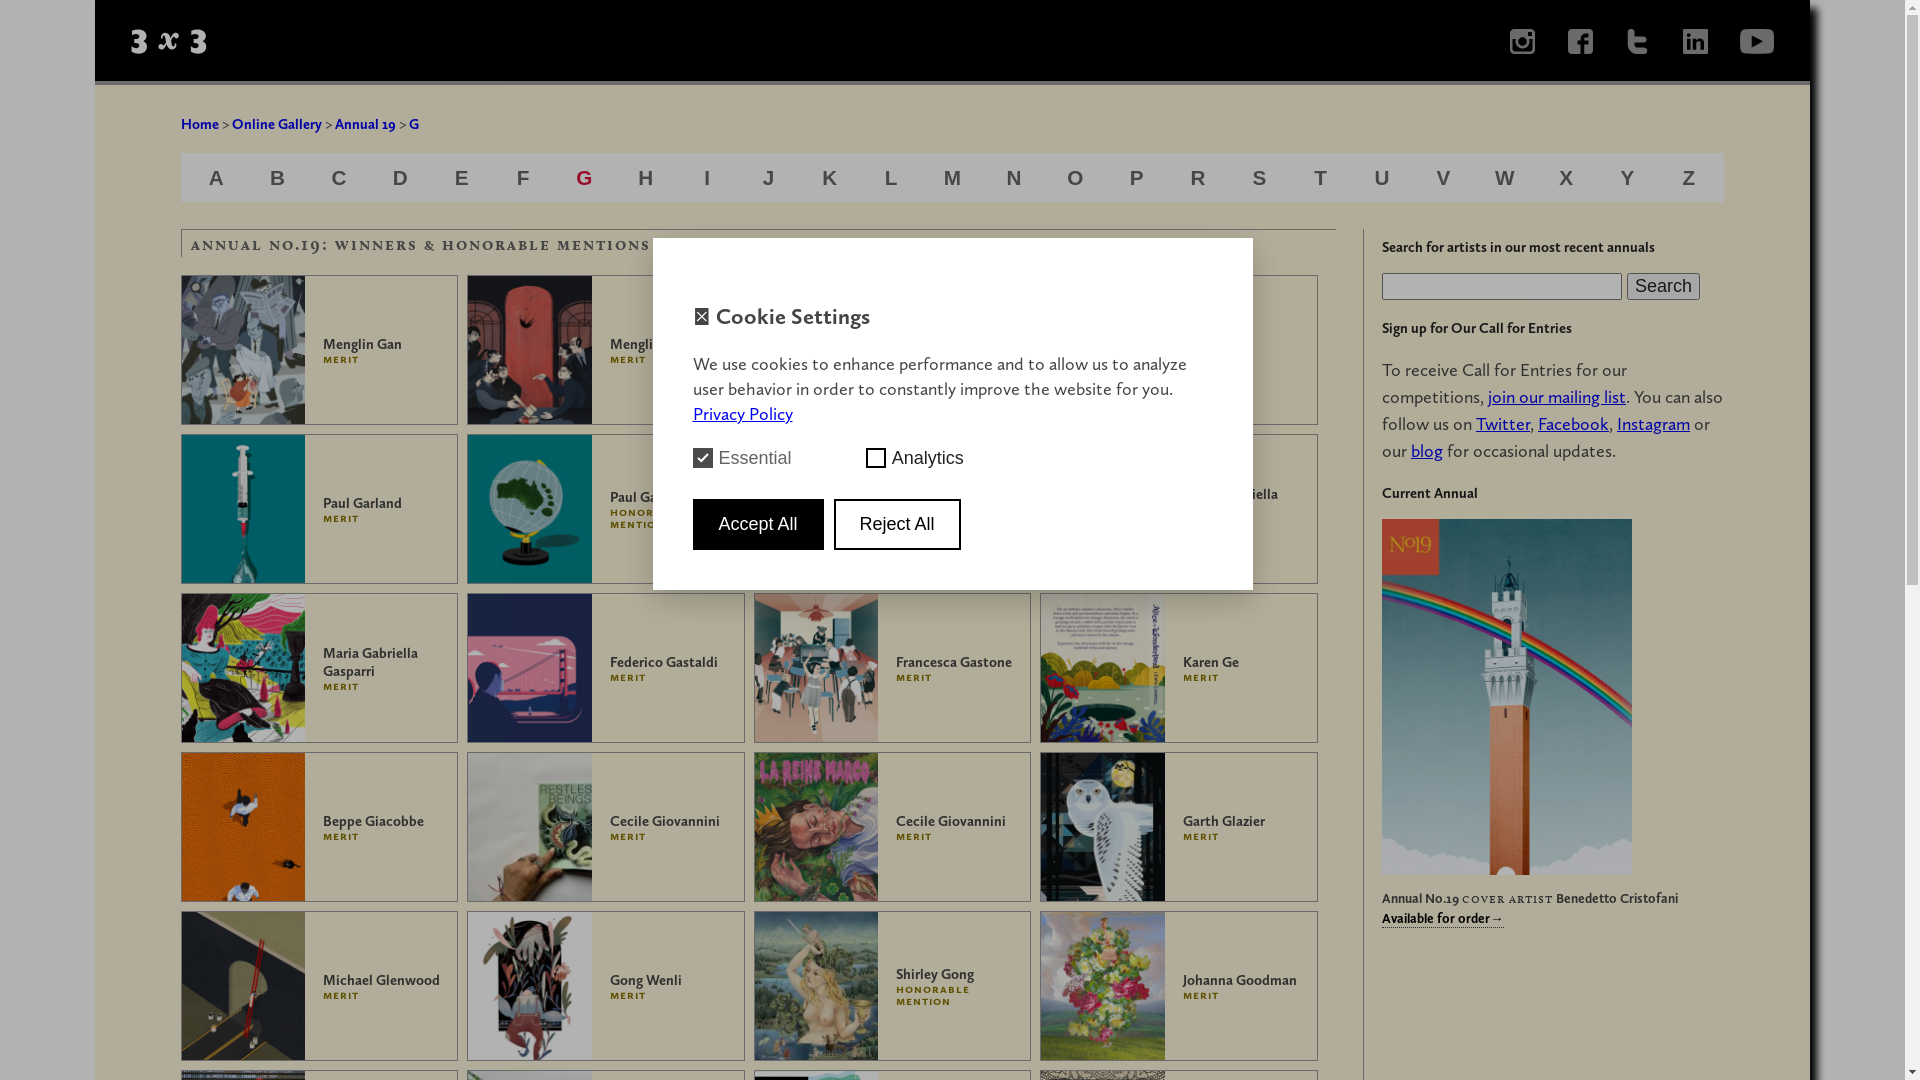  I want to click on 'Facebook', so click(1572, 423).